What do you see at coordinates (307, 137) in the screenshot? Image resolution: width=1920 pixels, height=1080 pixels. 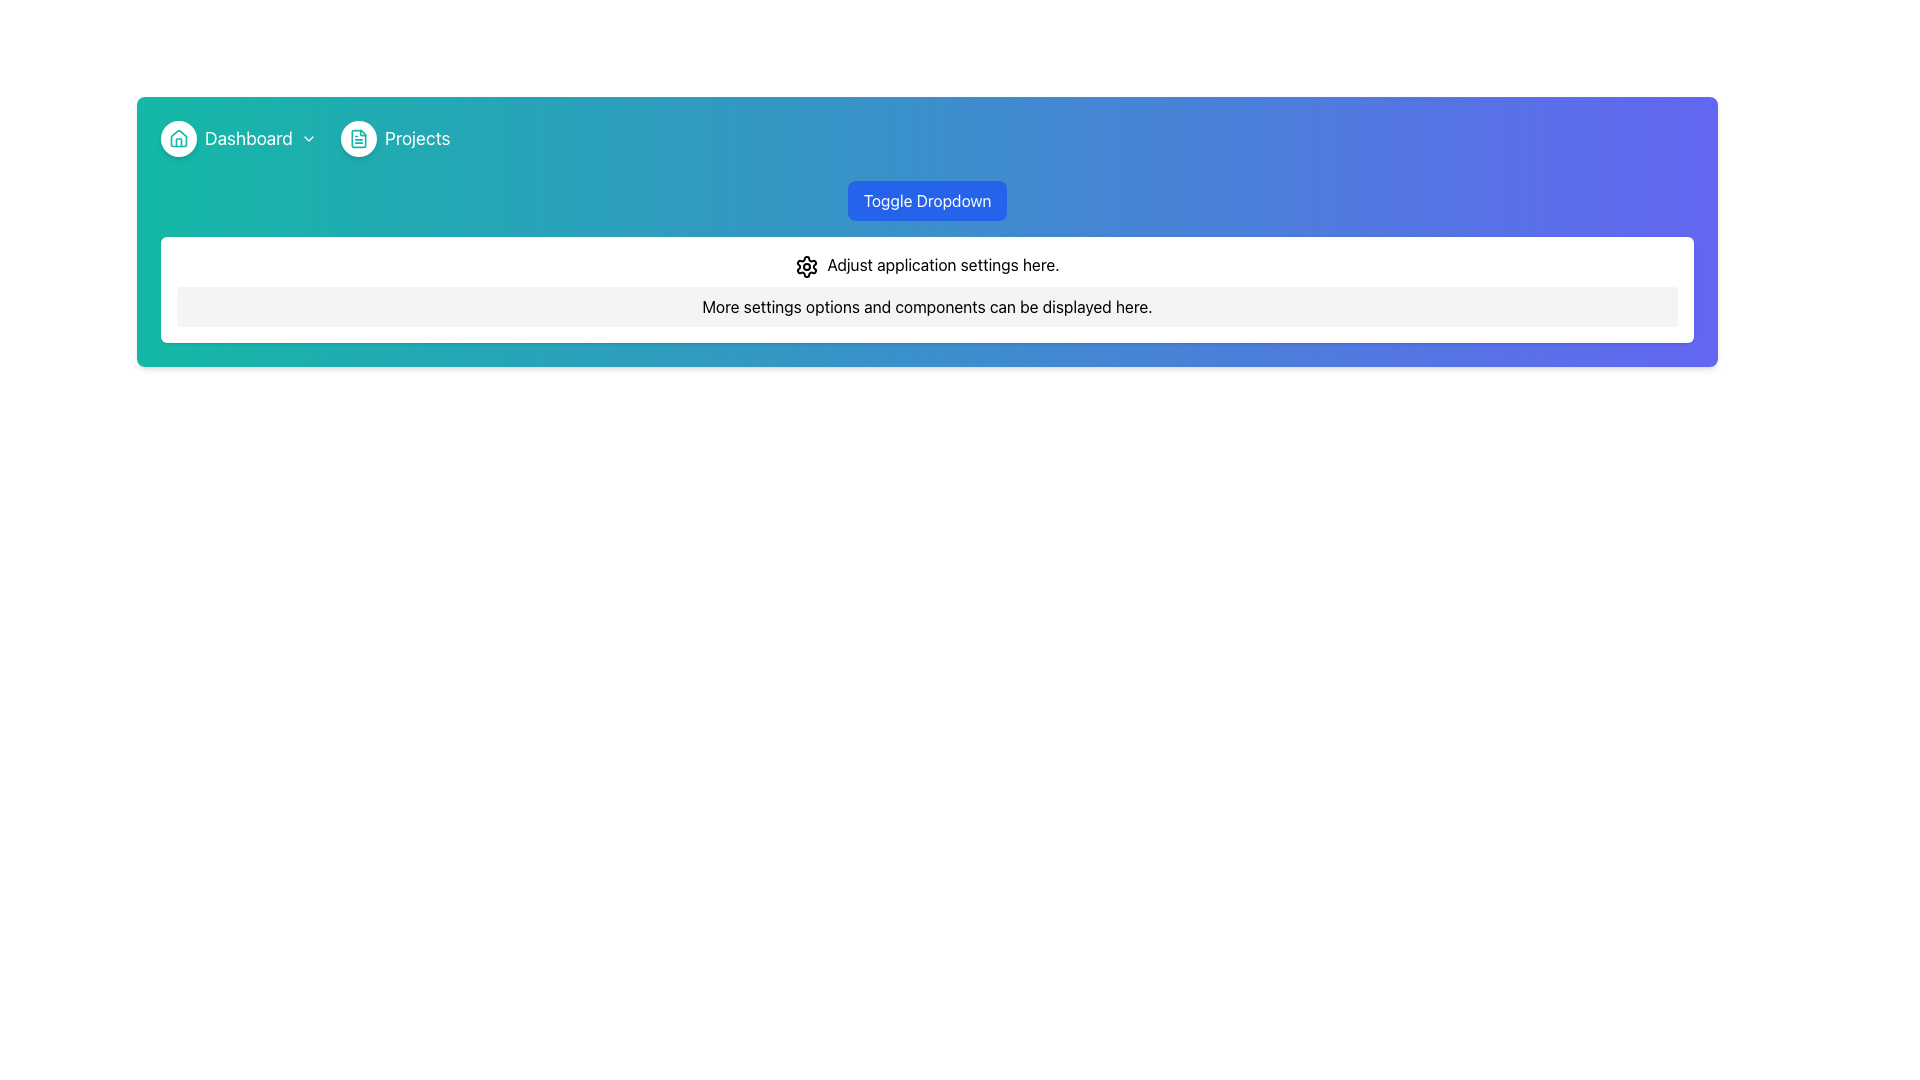 I see `the downward-pointing chevron icon with class 'lucide-chevron-down'` at bounding box center [307, 137].